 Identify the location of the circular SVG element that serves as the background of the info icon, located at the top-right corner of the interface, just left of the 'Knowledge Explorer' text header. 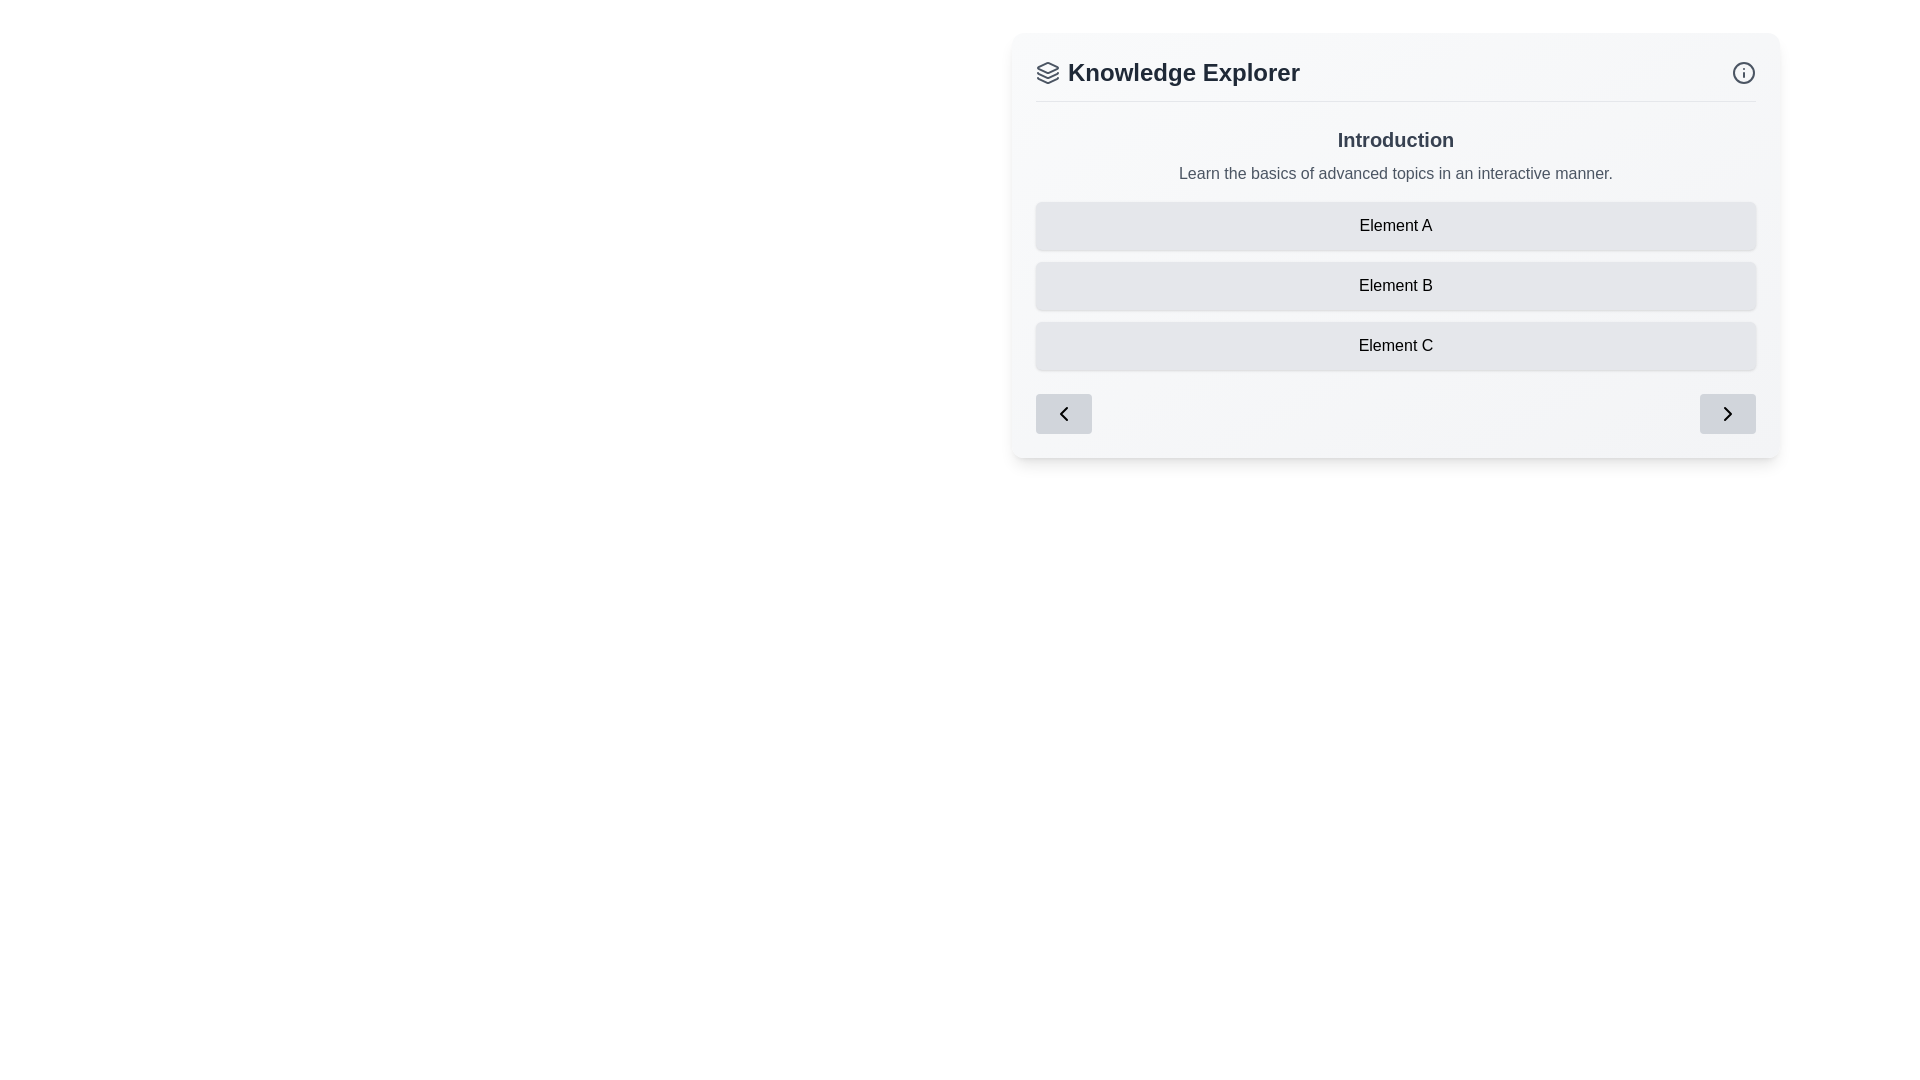
(1742, 72).